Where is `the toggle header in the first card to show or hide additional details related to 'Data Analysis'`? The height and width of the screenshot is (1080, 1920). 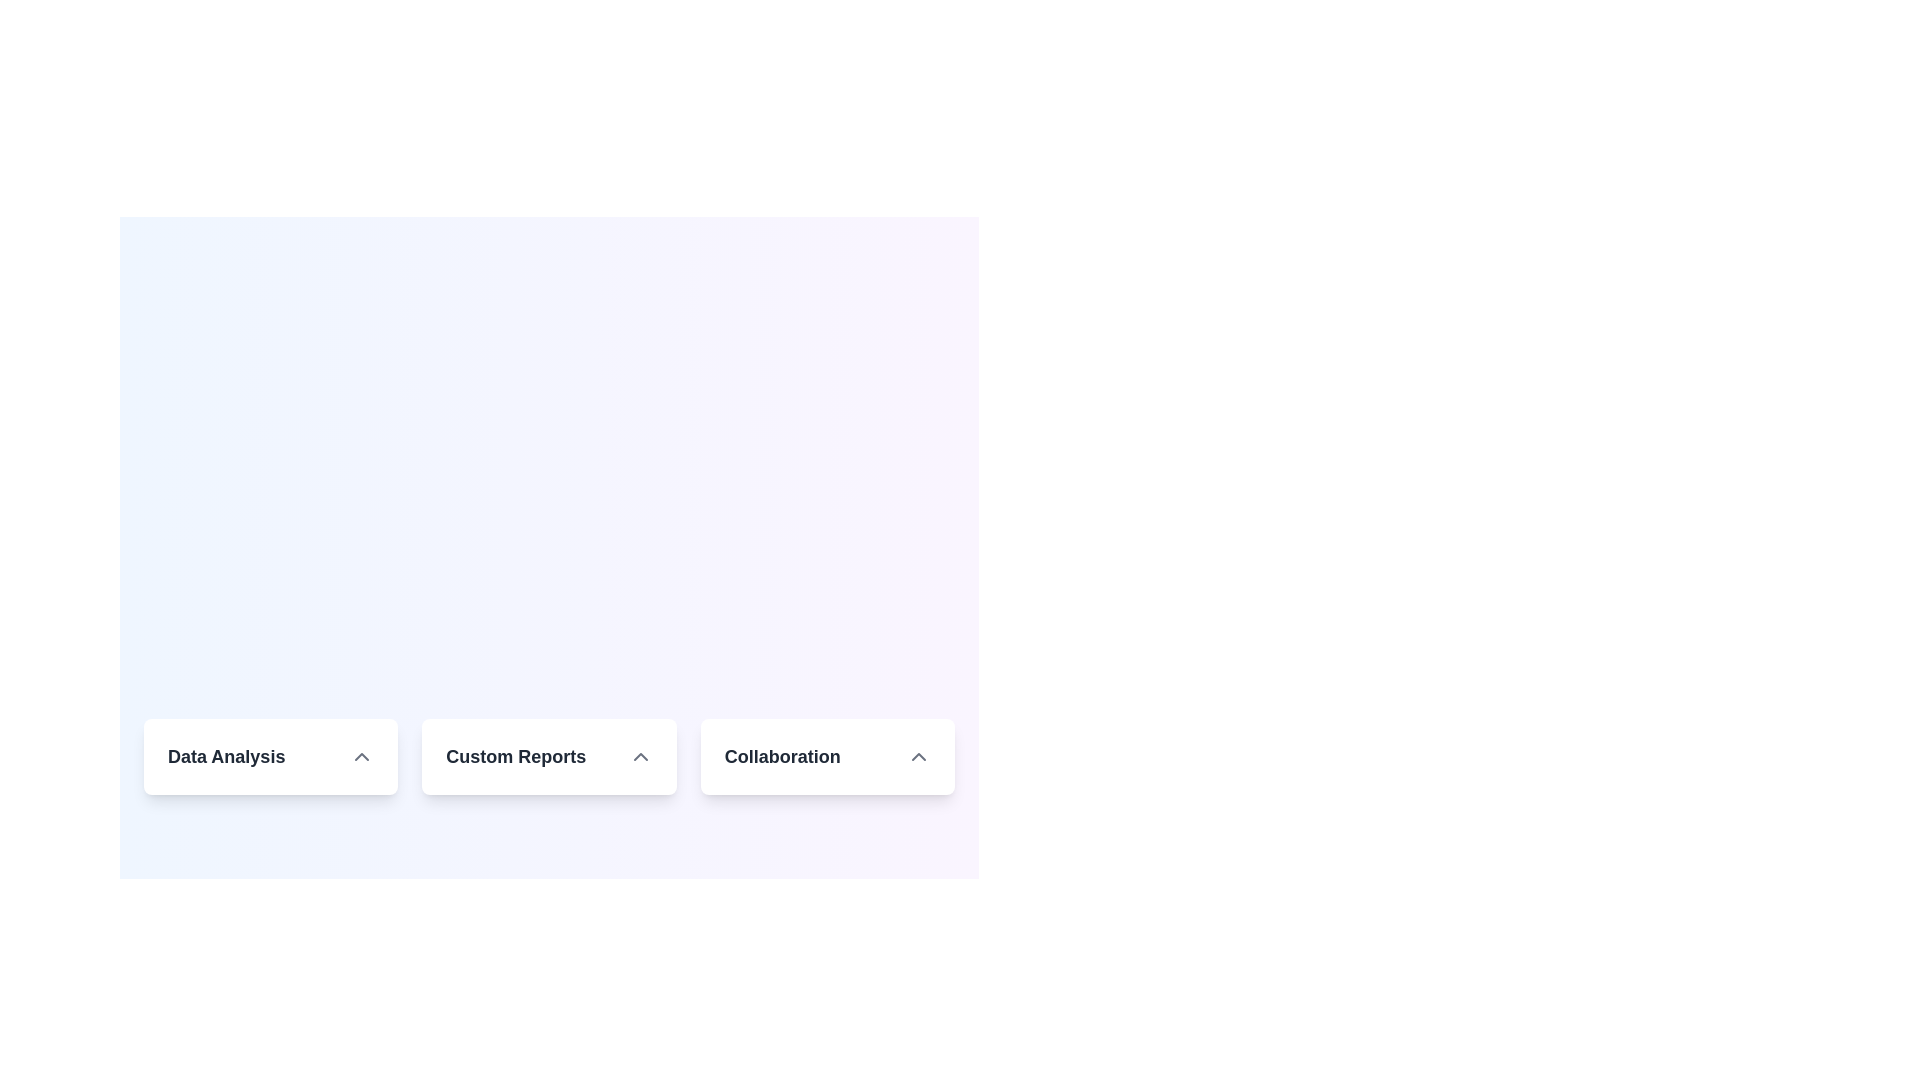 the toggle header in the first card to show or hide additional details related to 'Data Analysis' is located at coordinates (270, 756).